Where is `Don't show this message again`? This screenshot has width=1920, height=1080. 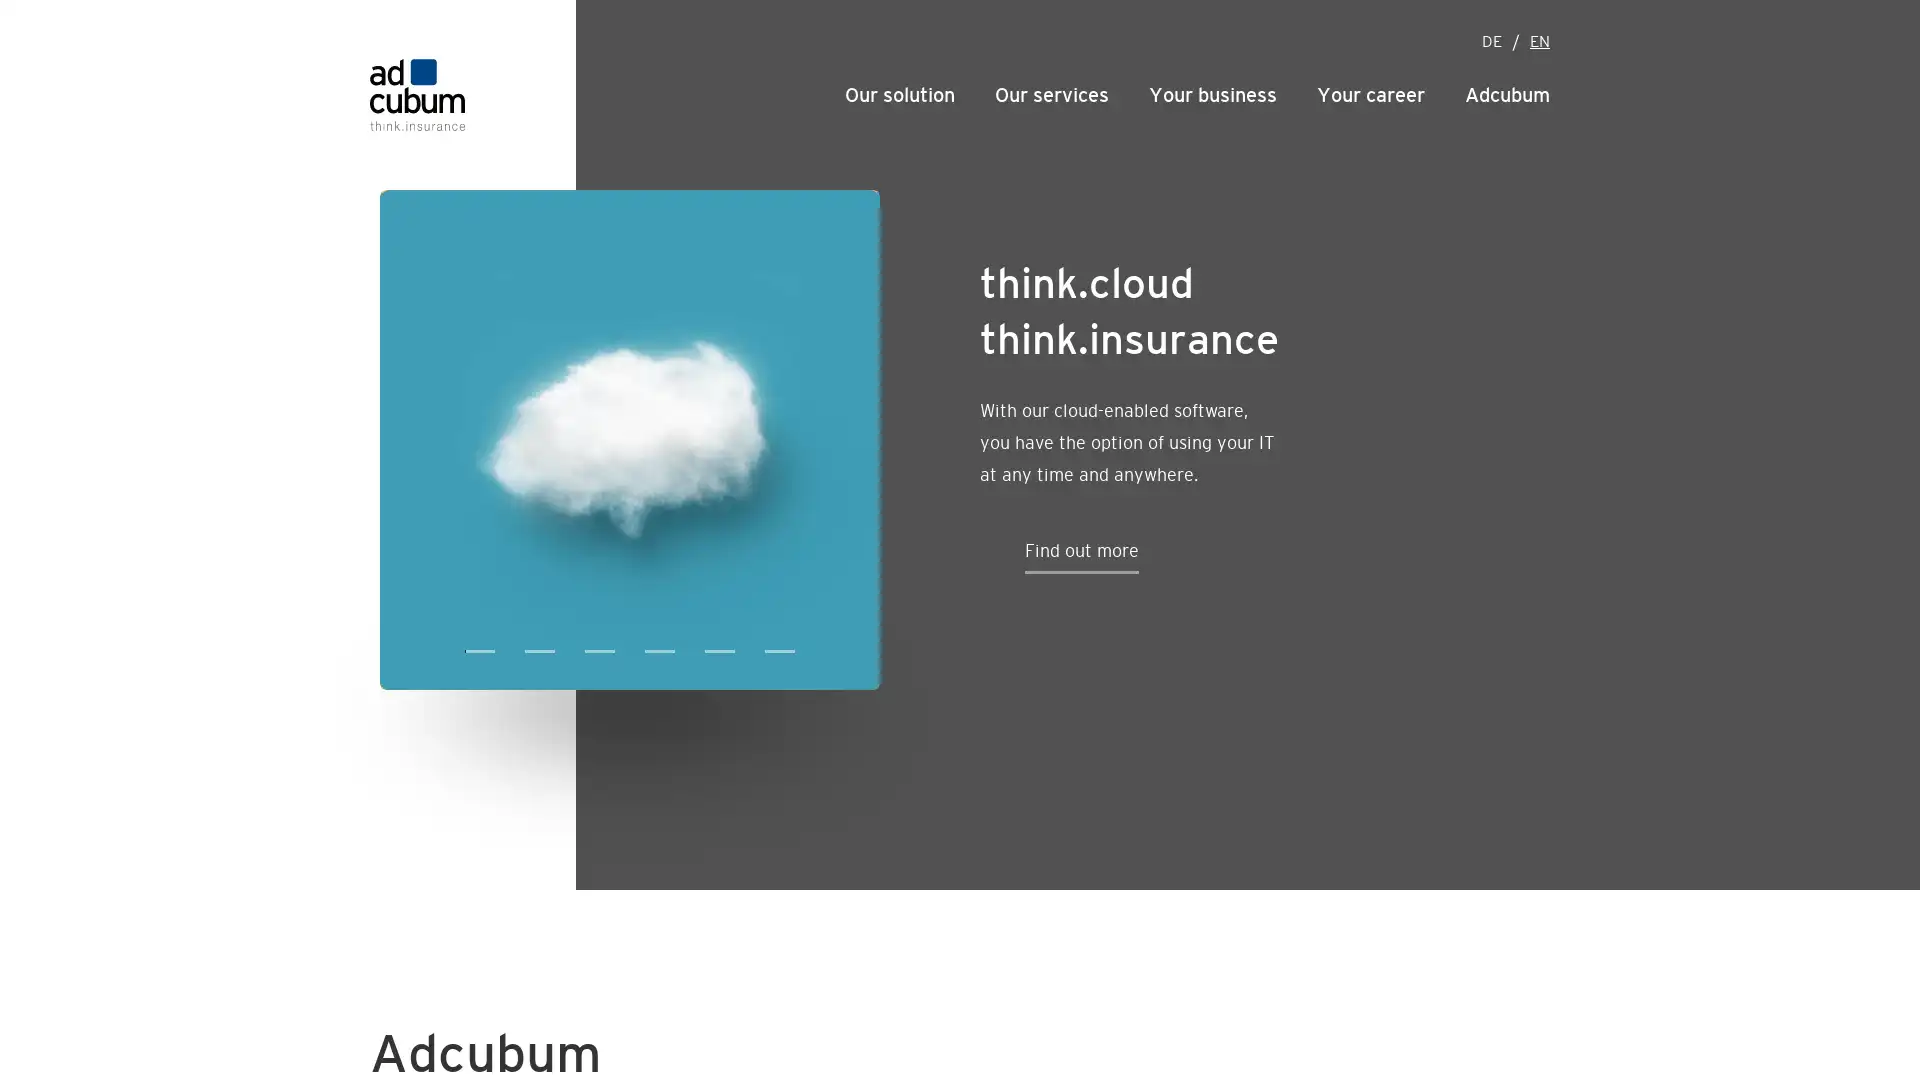
Don't show this message again is located at coordinates (1116, 14).